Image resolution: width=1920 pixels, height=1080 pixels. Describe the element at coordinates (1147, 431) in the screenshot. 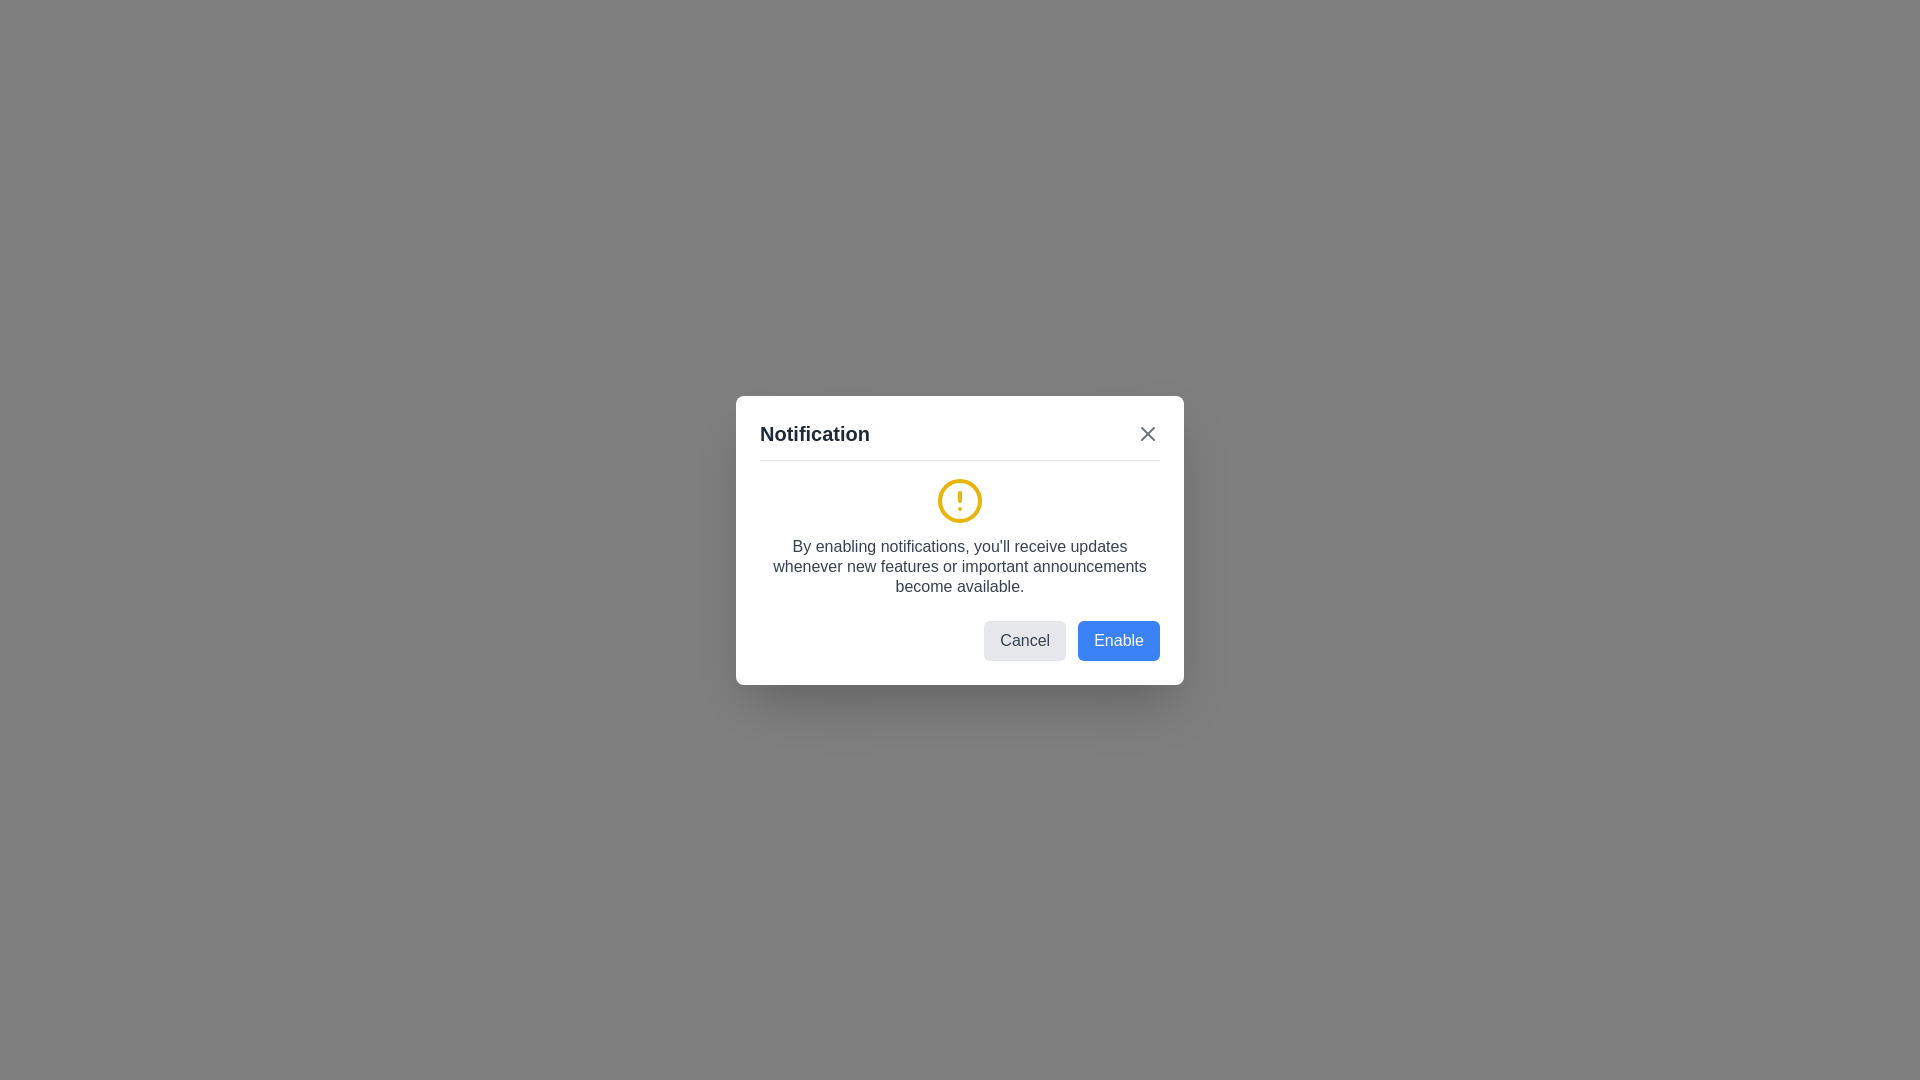

I see `close button (X) in the top-right corner of the dialog` at that location.